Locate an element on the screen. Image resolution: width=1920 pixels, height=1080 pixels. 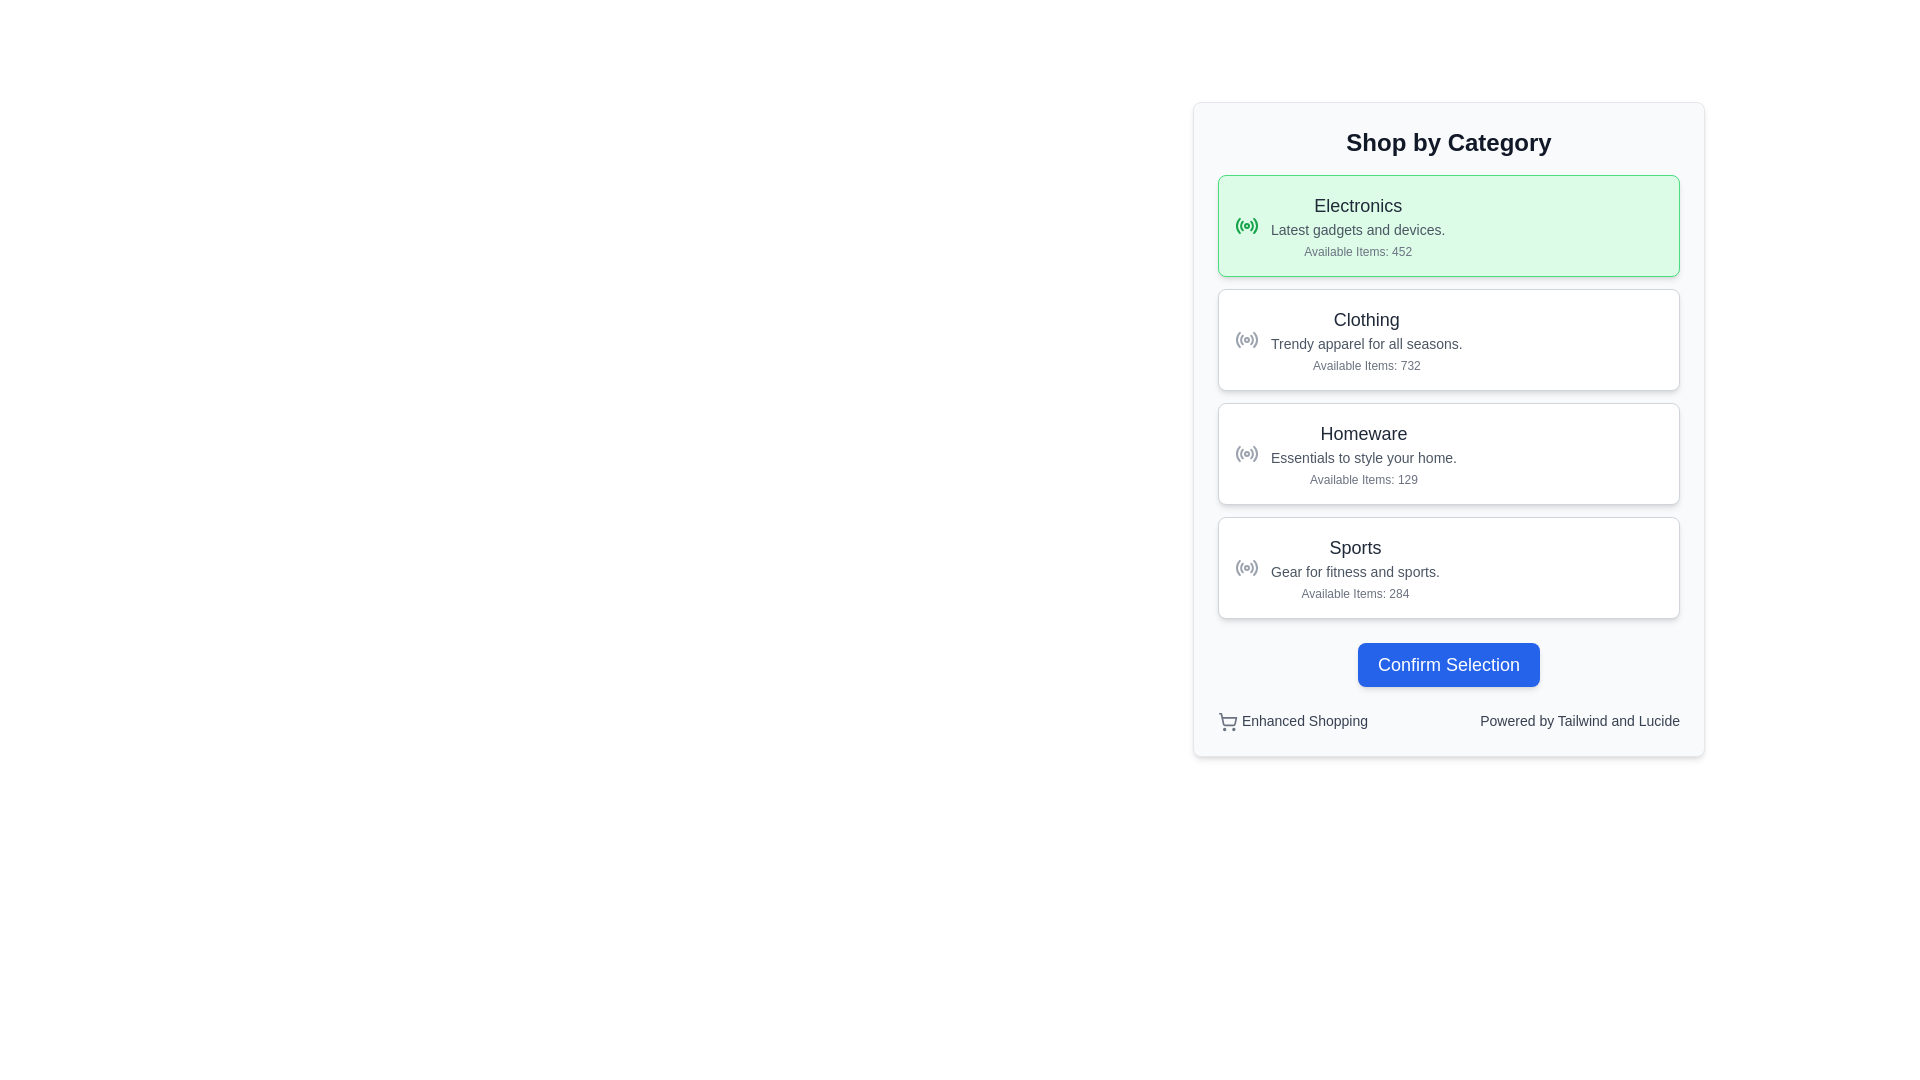
the 'Electronics' Button-like panel is located at coordinates (1449, 225).